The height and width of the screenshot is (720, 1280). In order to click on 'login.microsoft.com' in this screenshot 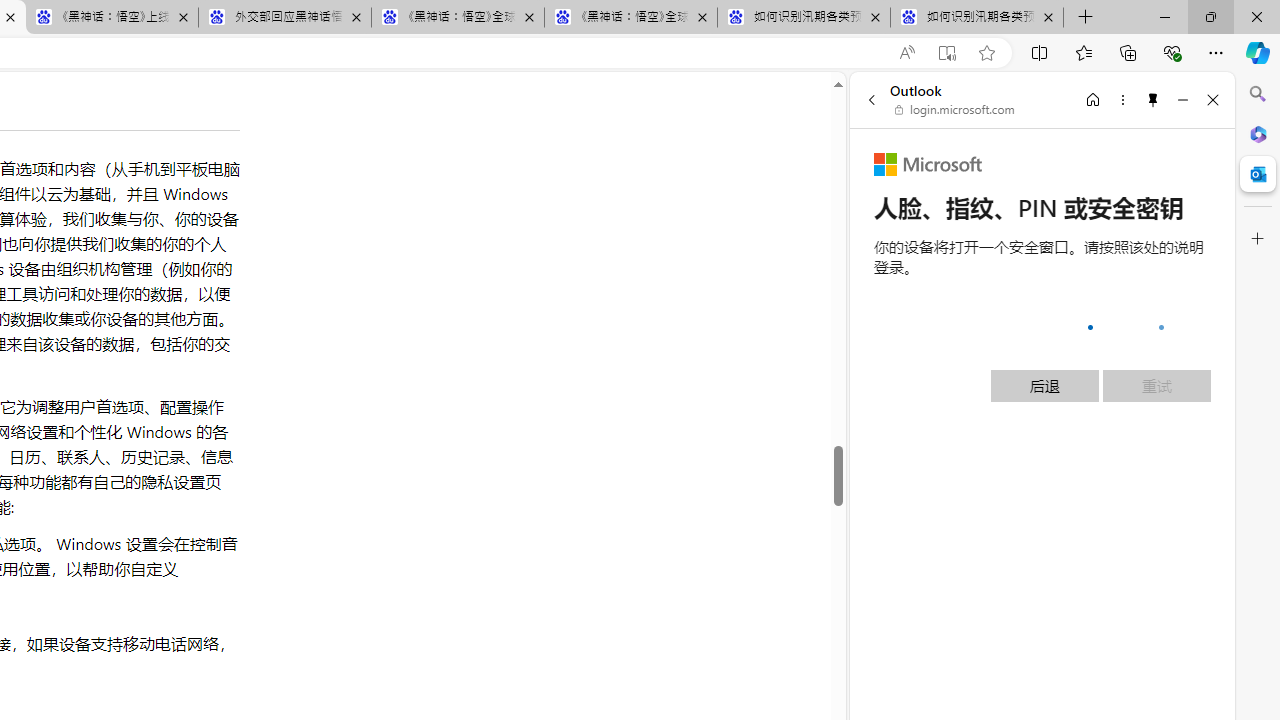, I will do `click(954, 110)`.